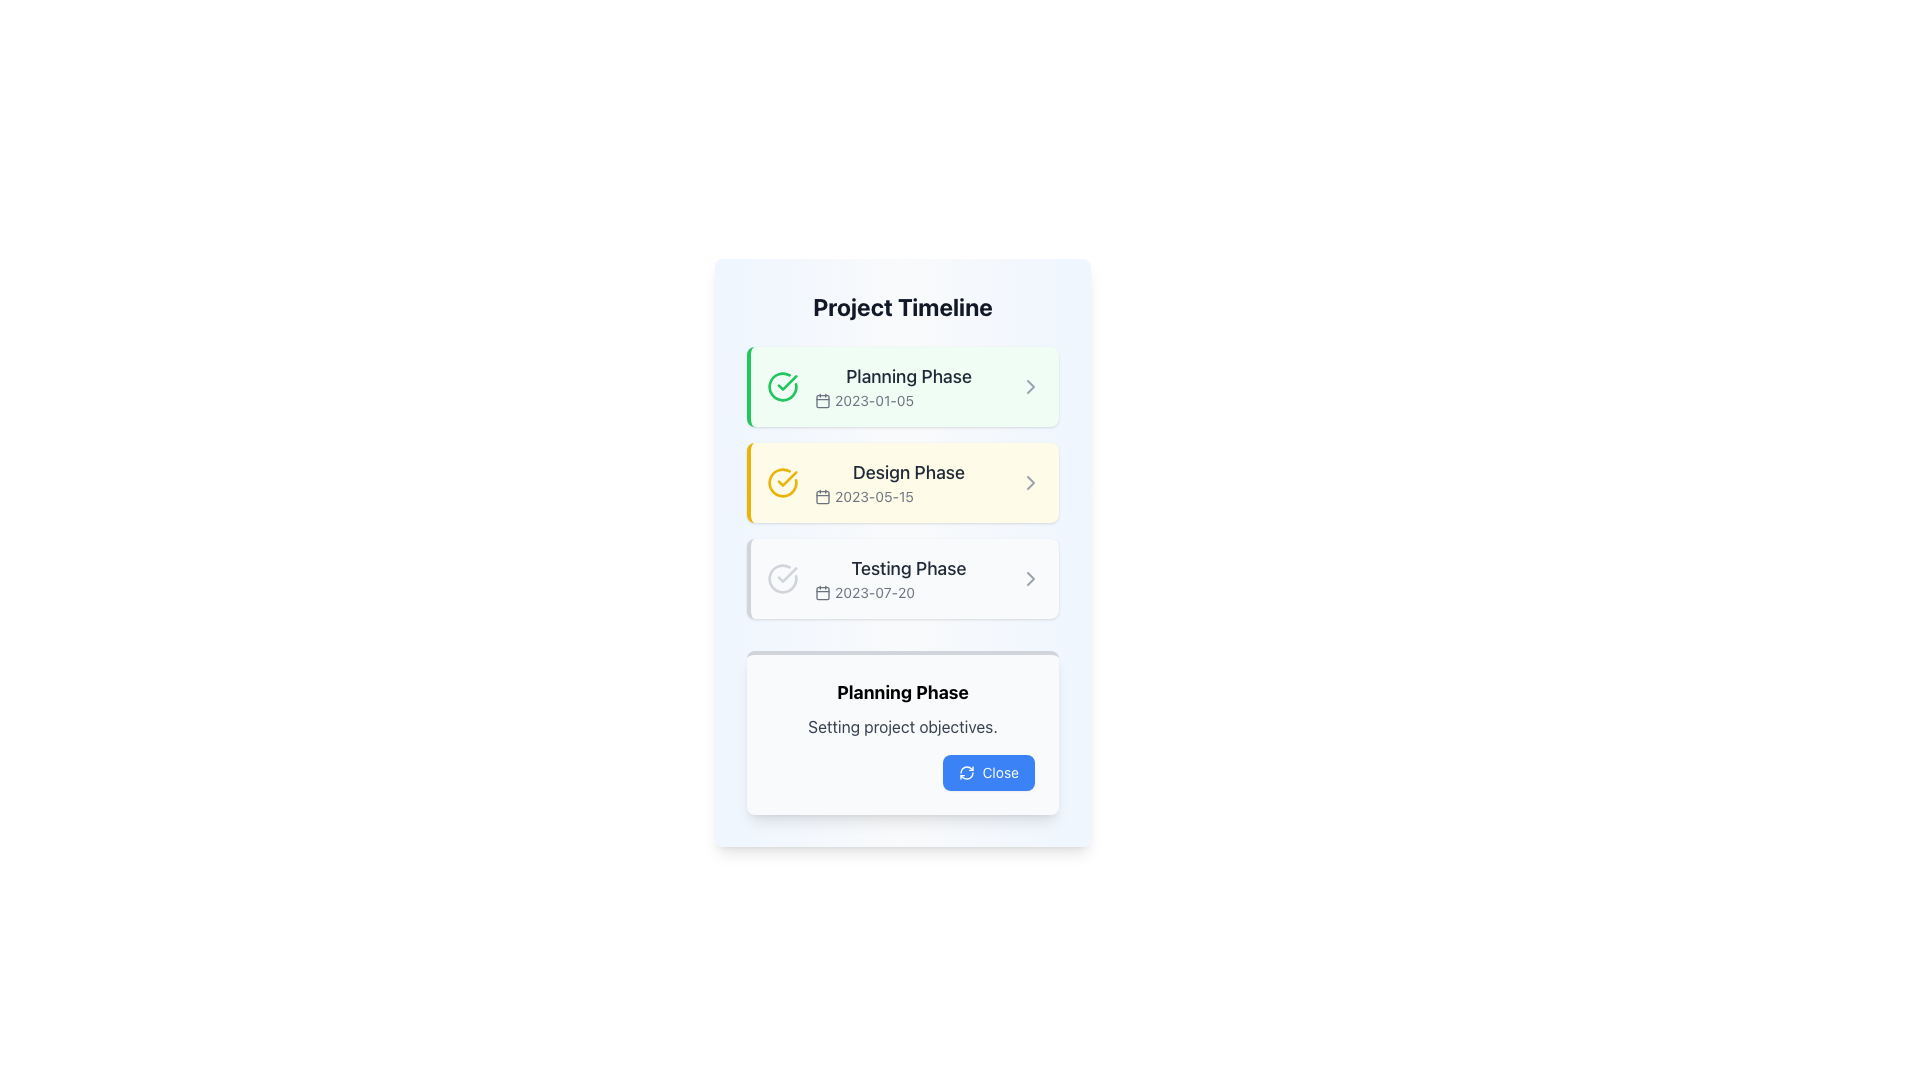 This screenshot has width=1920, height=1080. I want to click on the Text Label indicating the title of the current phase in the timeline, located above the date label '2023-07-20' in the 'Testing Phase 2023-07-20' item, so click(907, 569).